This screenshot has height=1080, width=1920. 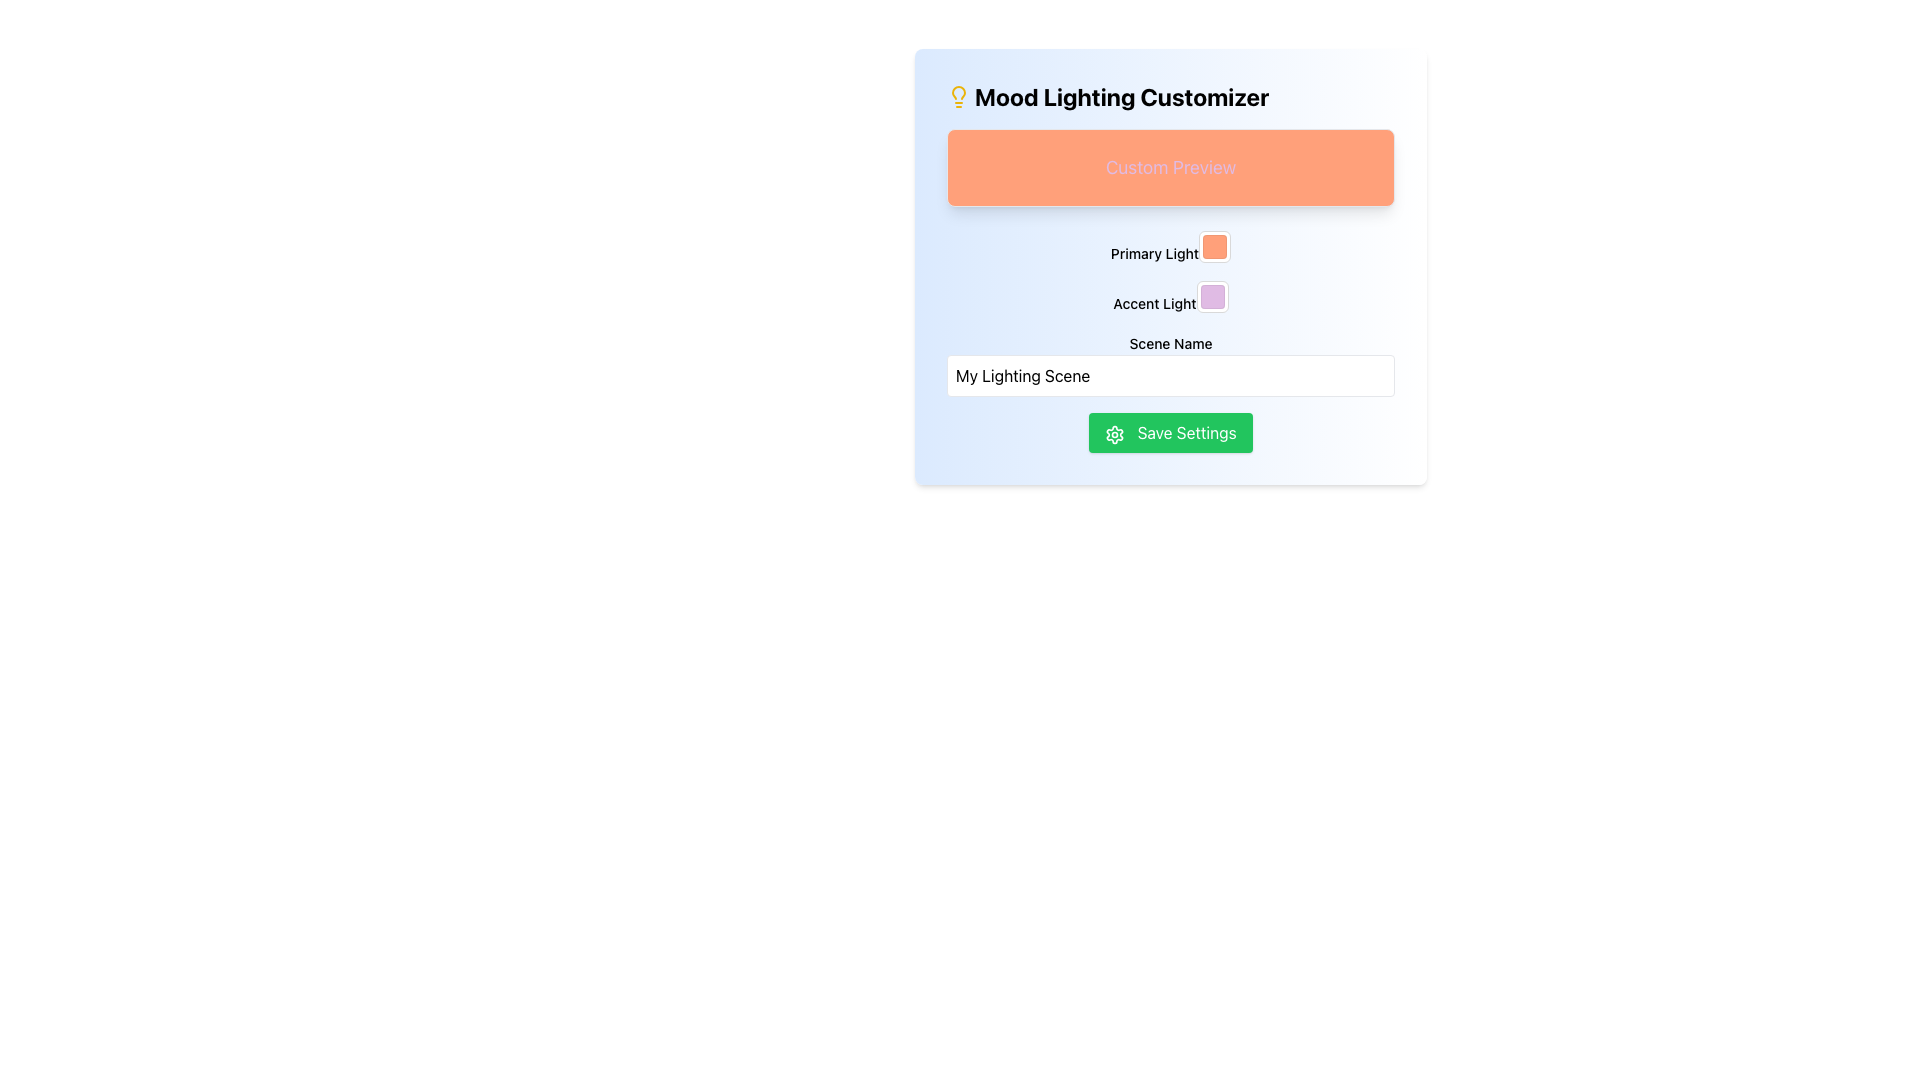 I want to click on heading content of the 'Mood Lighting Customizer' text header located at the top of the panel, so click(x=1171, y=96).